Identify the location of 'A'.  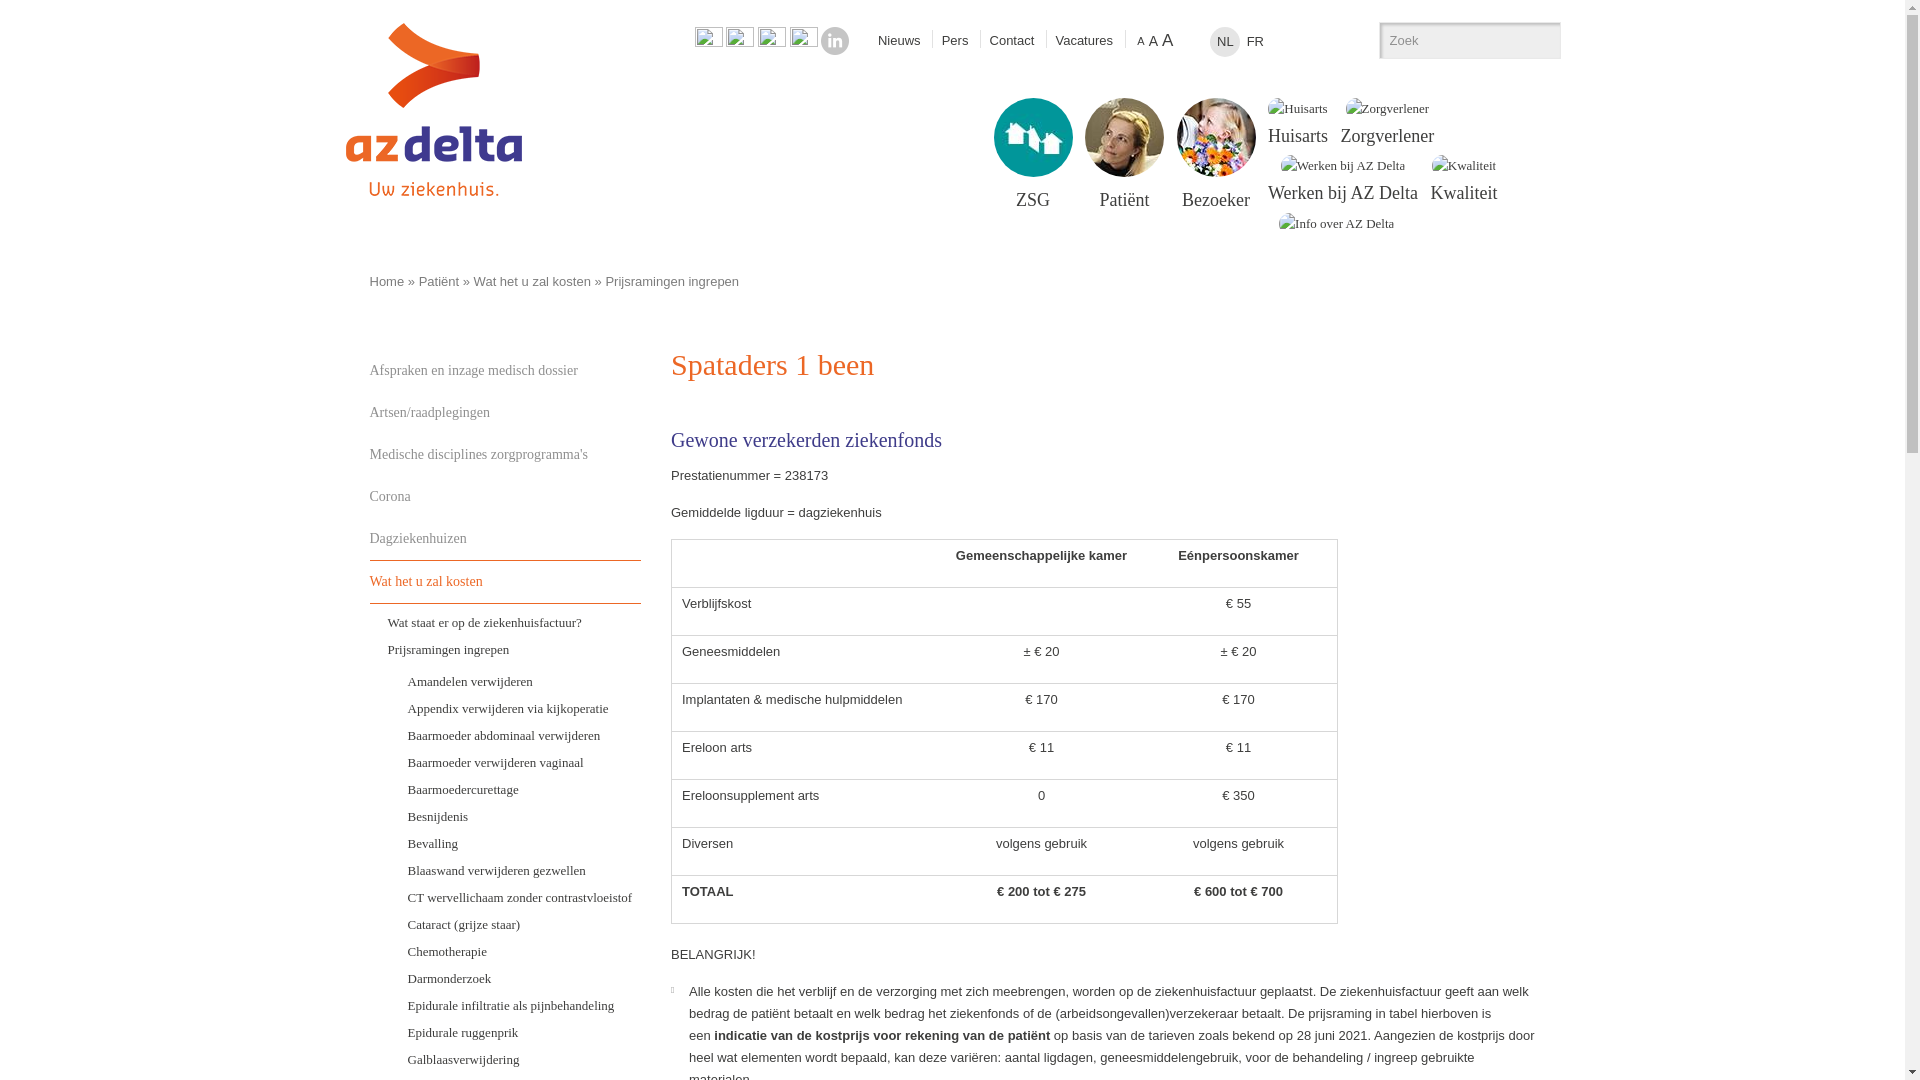
(1167, 40).